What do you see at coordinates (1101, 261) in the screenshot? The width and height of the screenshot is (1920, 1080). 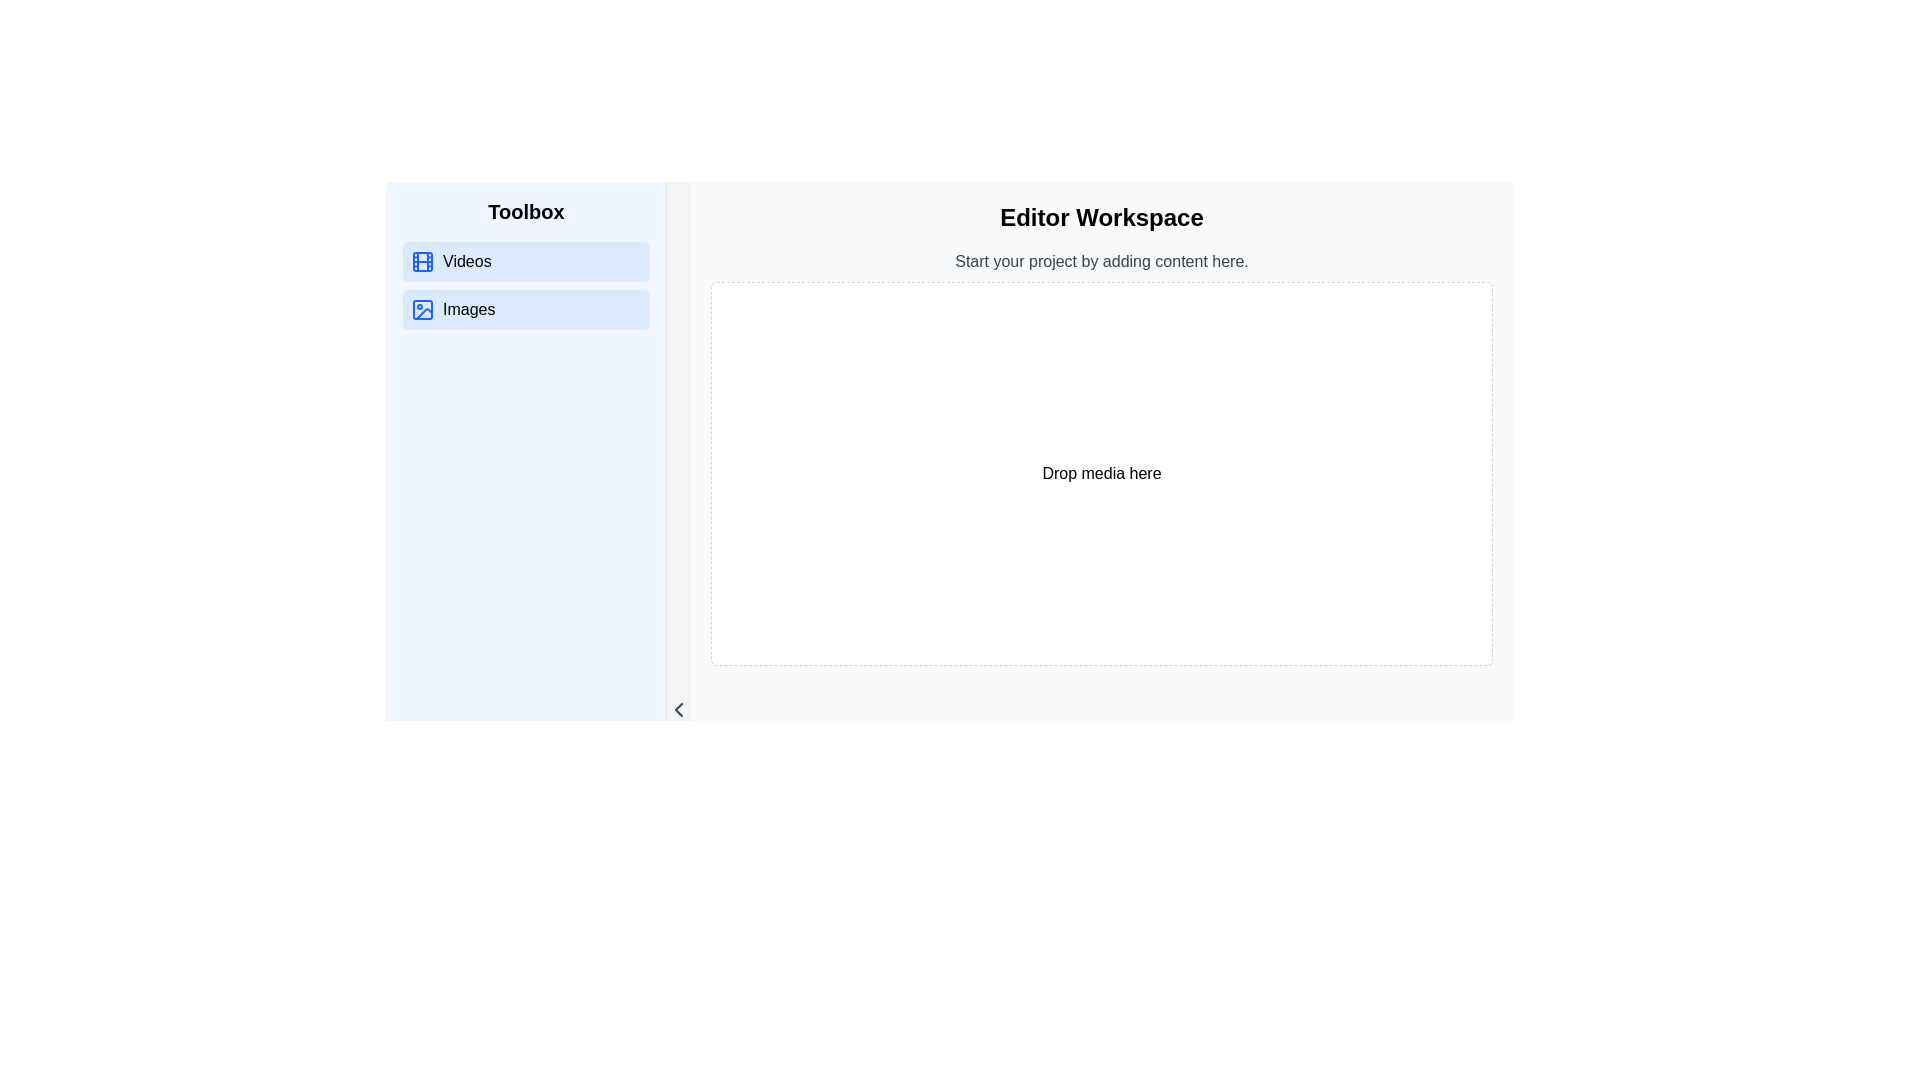 I see `the text element stating 'Start your project by adding content here.', which is located below the 'Editor Workspace' header and above the 'Drop media here' area` at bounding box center [1101, 261].